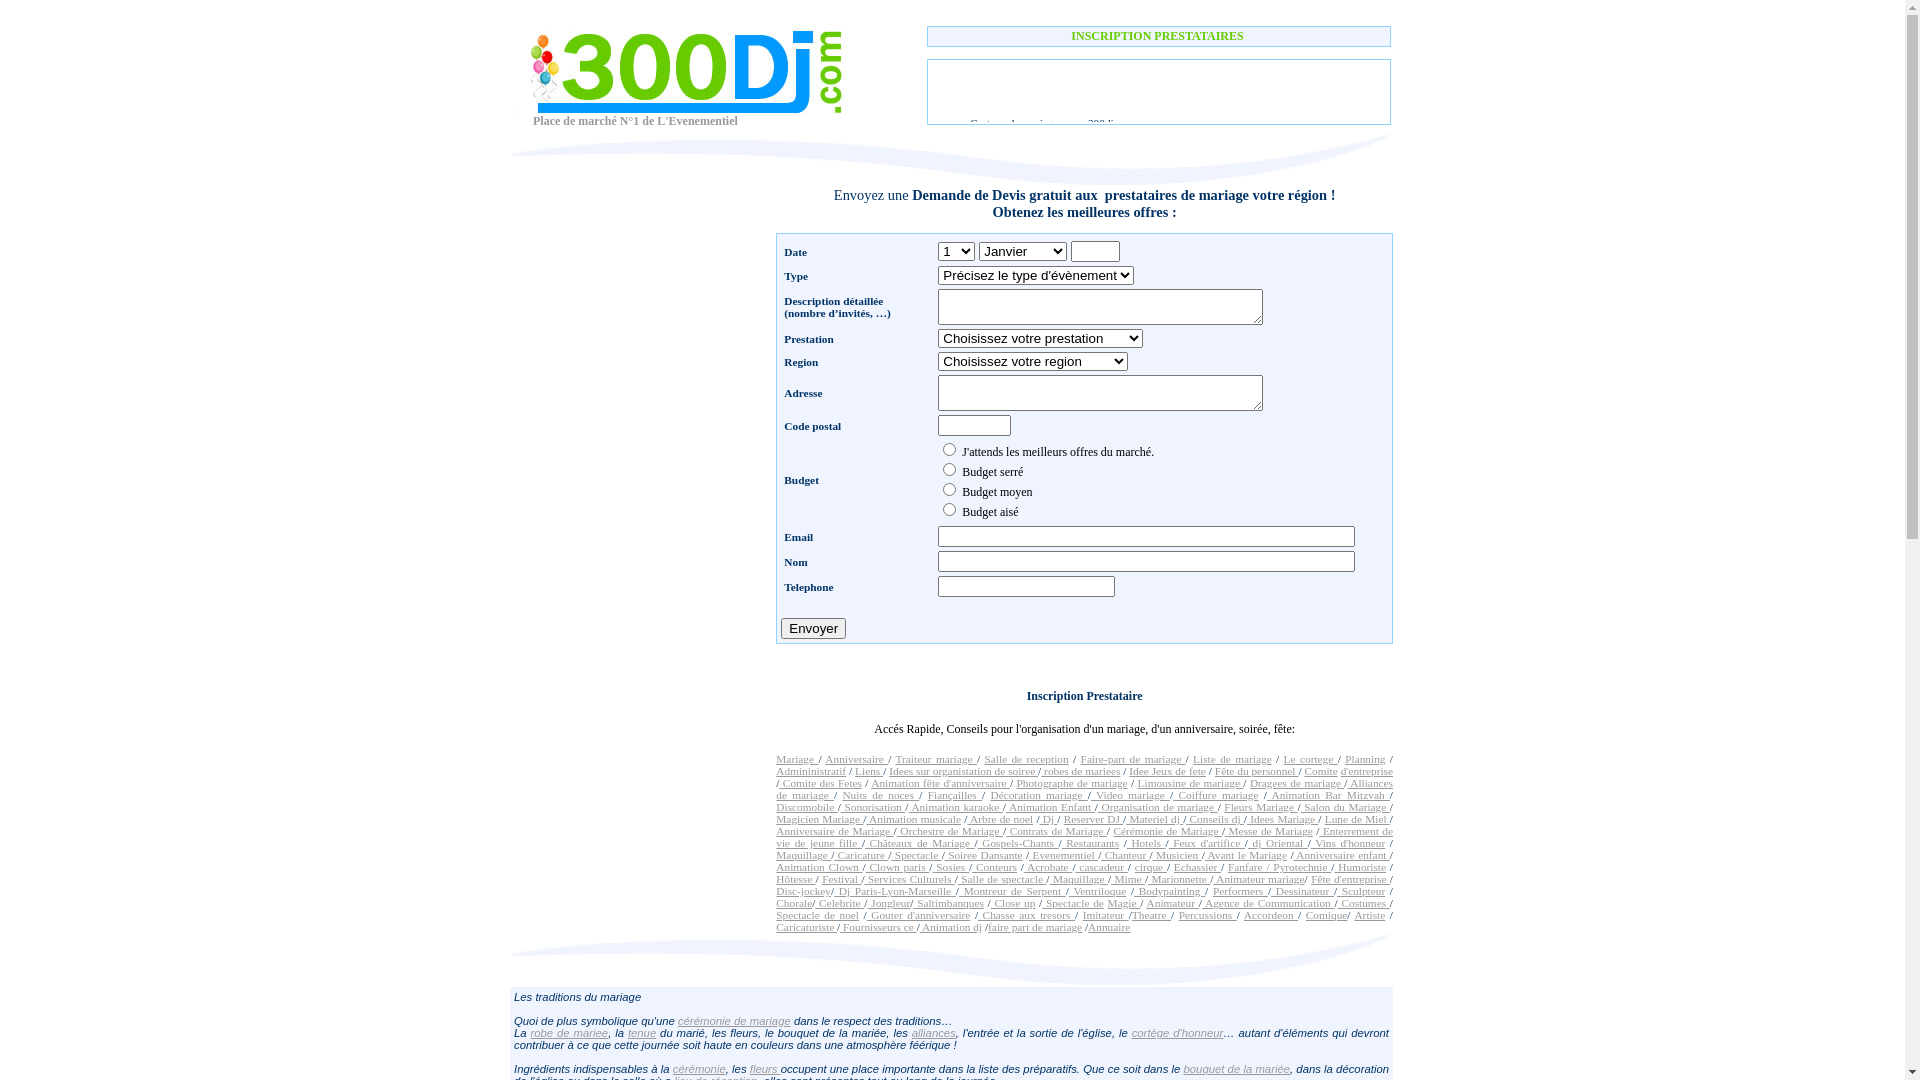 The image size is (1920, 1080). Describe the element at coordinates (1055, 830) in the screenshot. I see `'Contrats de Mariage'` at that location.